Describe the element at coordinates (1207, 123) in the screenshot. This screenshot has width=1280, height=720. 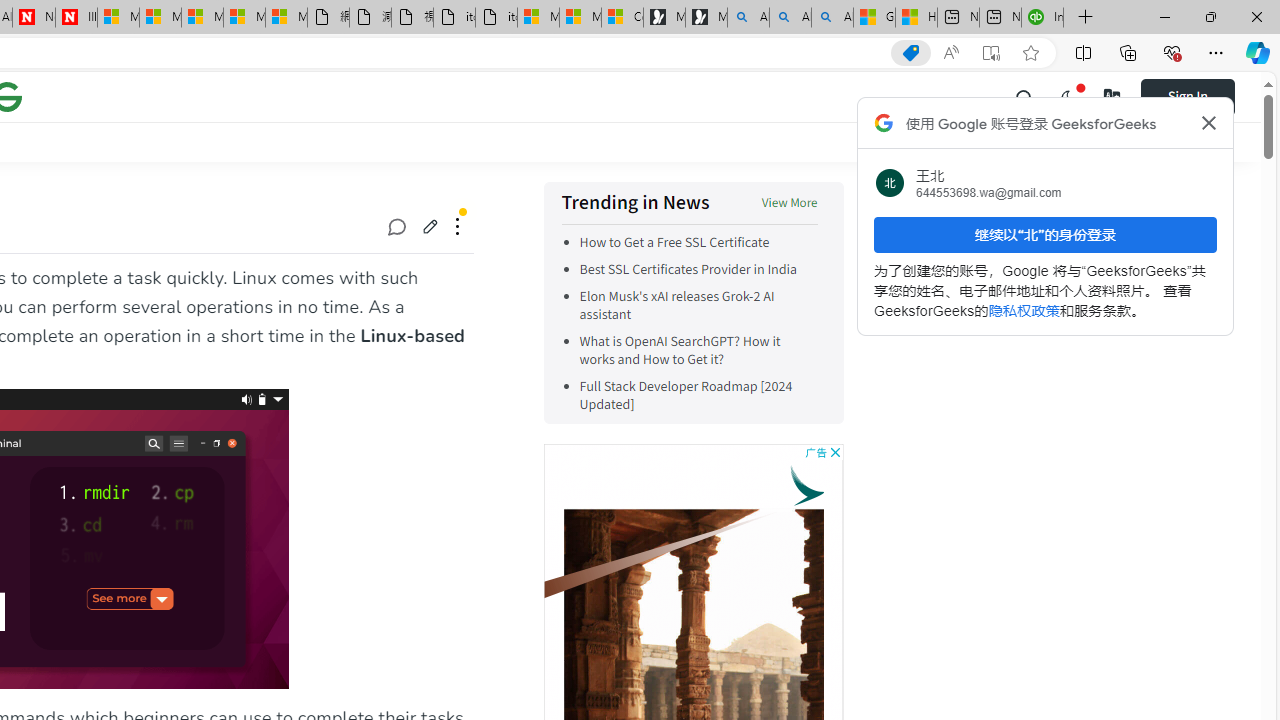
I see `'Class: Bz112c Bz112c-r9oPif'` at that location.